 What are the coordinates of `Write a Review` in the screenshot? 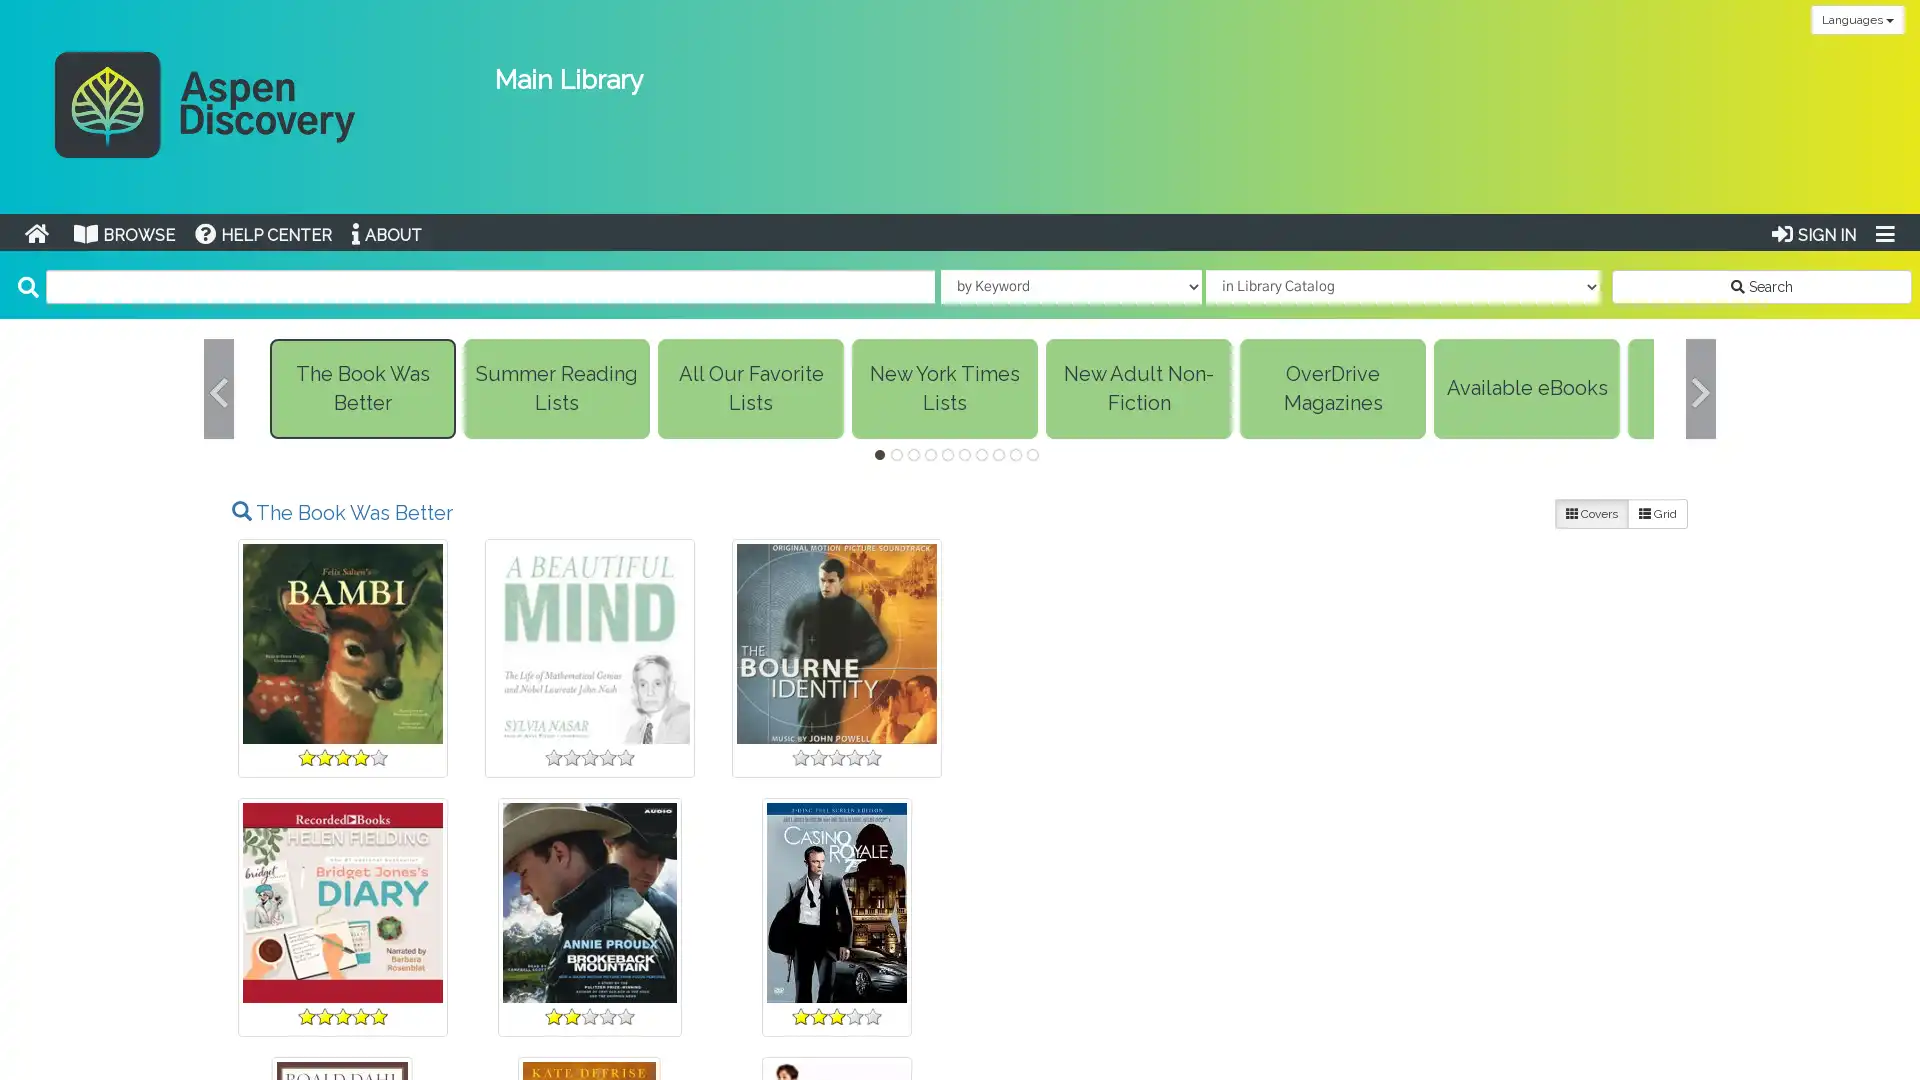 It's located at (588, 759).